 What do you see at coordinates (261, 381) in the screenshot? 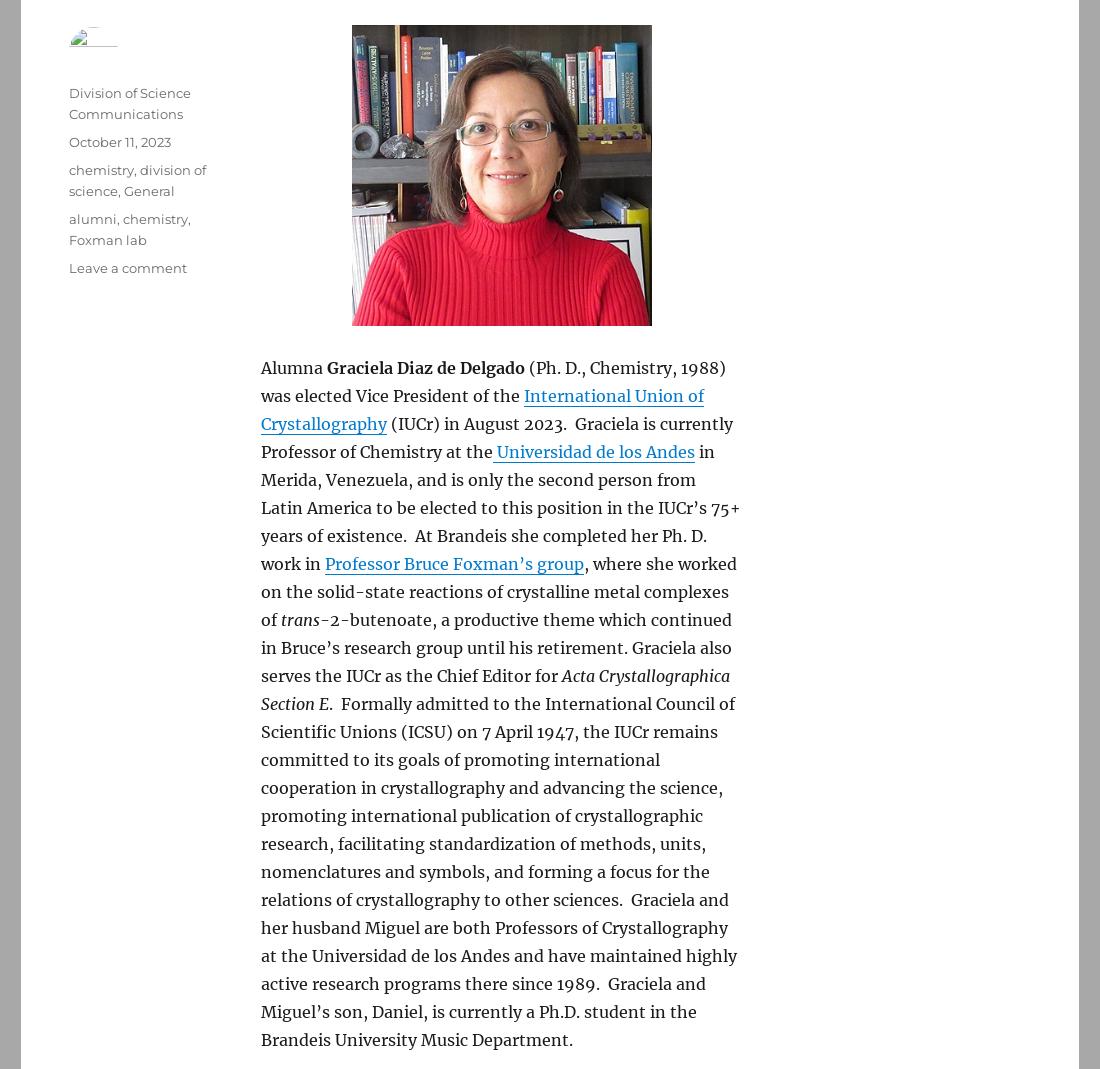
I see `'(Ph. D., Chemistry, 1988) was elected Vice President of the'` at bounding box center [261, 381].